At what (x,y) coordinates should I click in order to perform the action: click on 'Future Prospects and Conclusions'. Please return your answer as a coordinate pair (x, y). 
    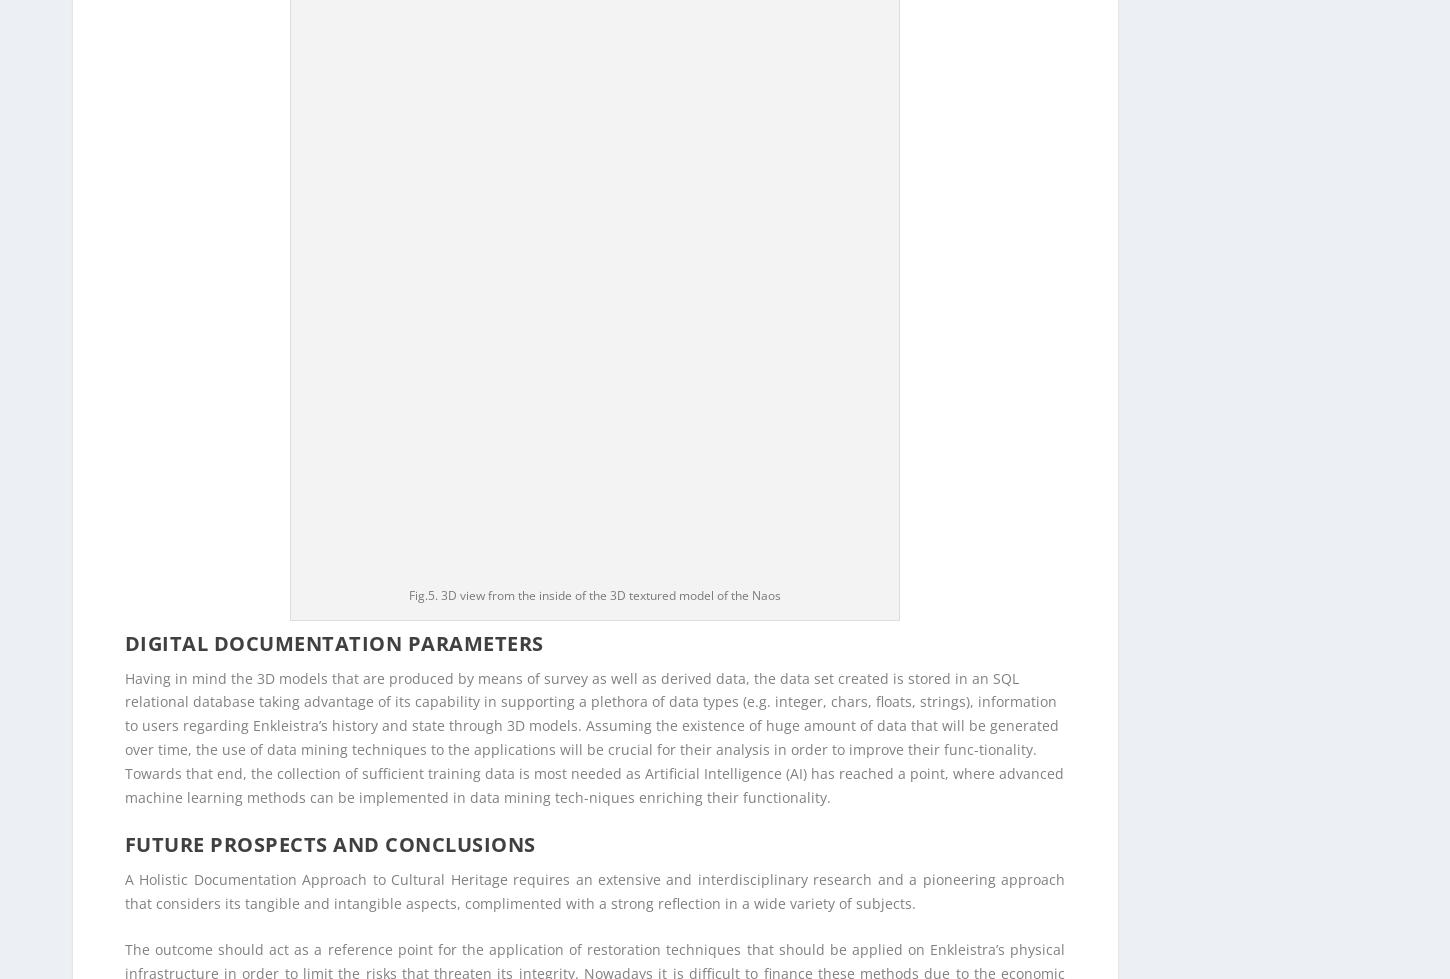
    Looking at the image, I should click on (329, 91).